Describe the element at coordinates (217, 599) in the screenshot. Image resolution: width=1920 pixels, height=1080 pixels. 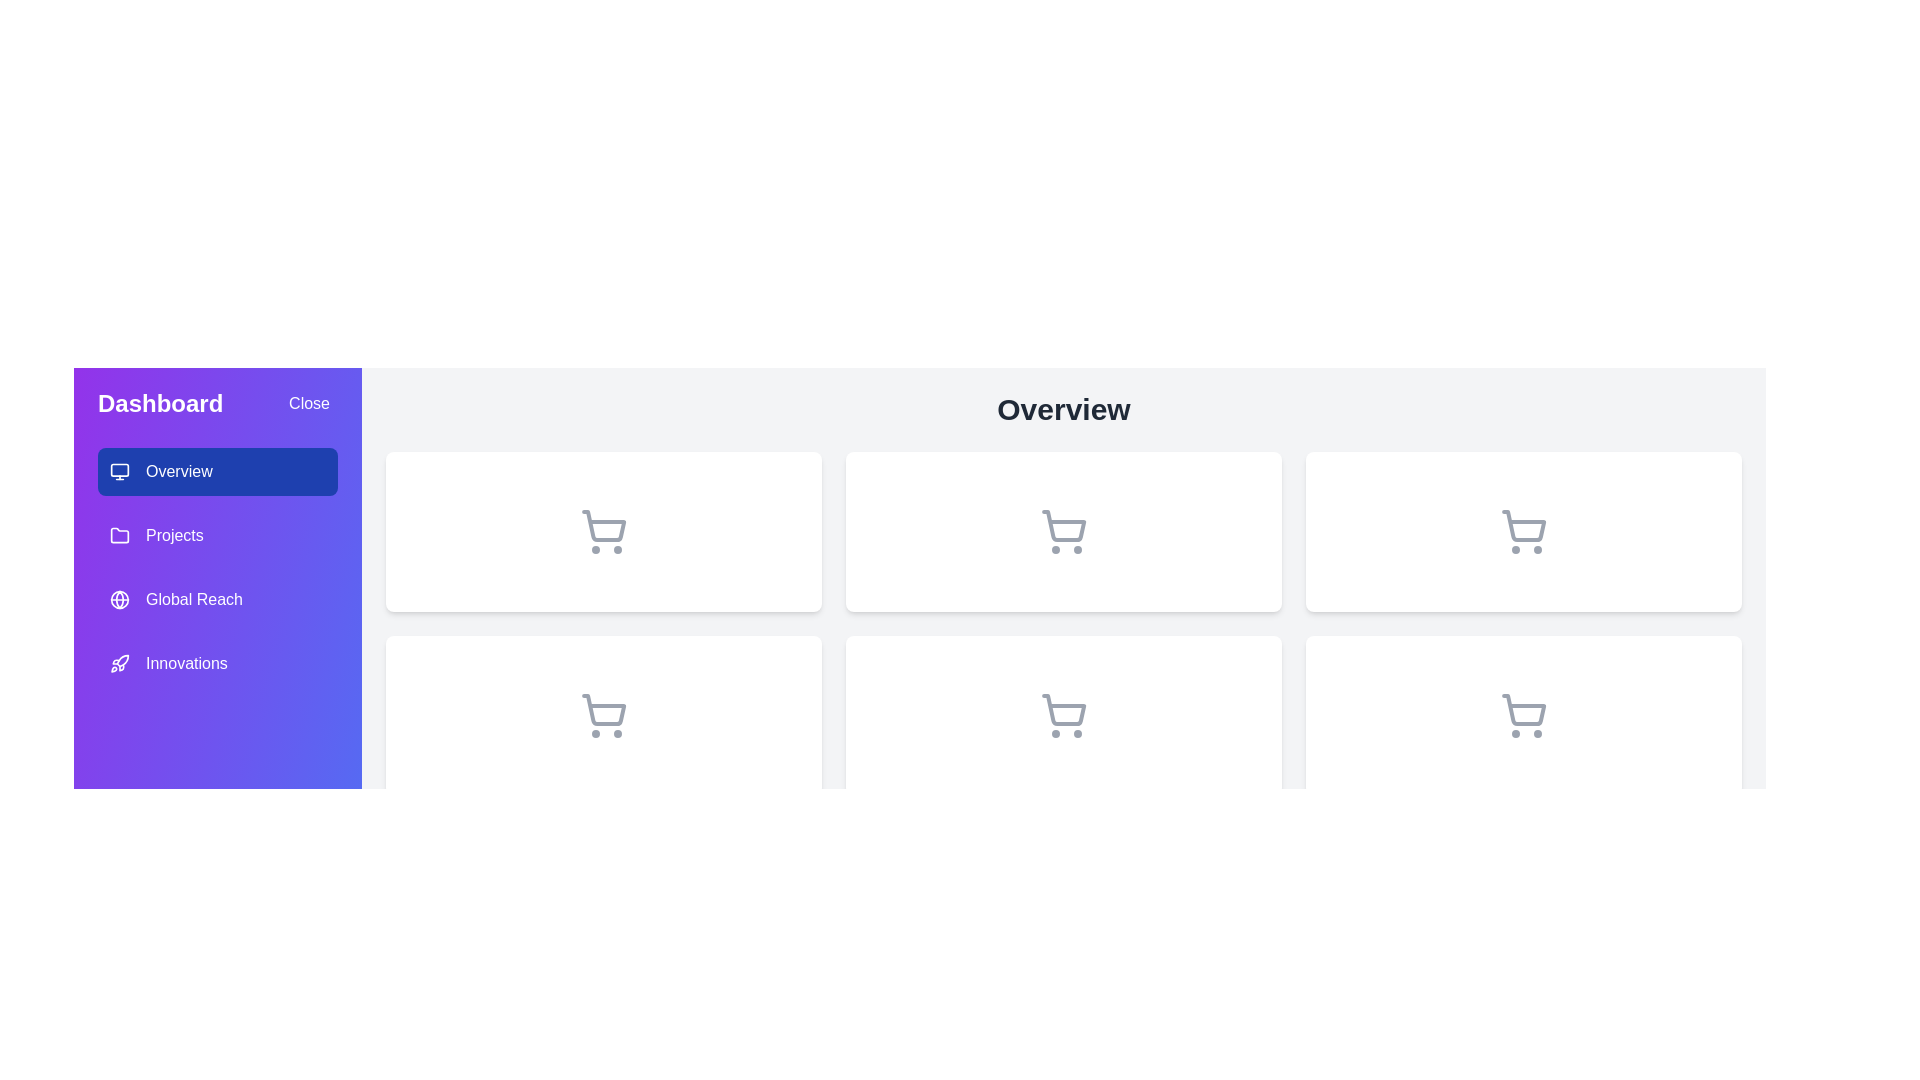
I see `the menu section Global Reach by clicking on its corresponding menu item` at that location.